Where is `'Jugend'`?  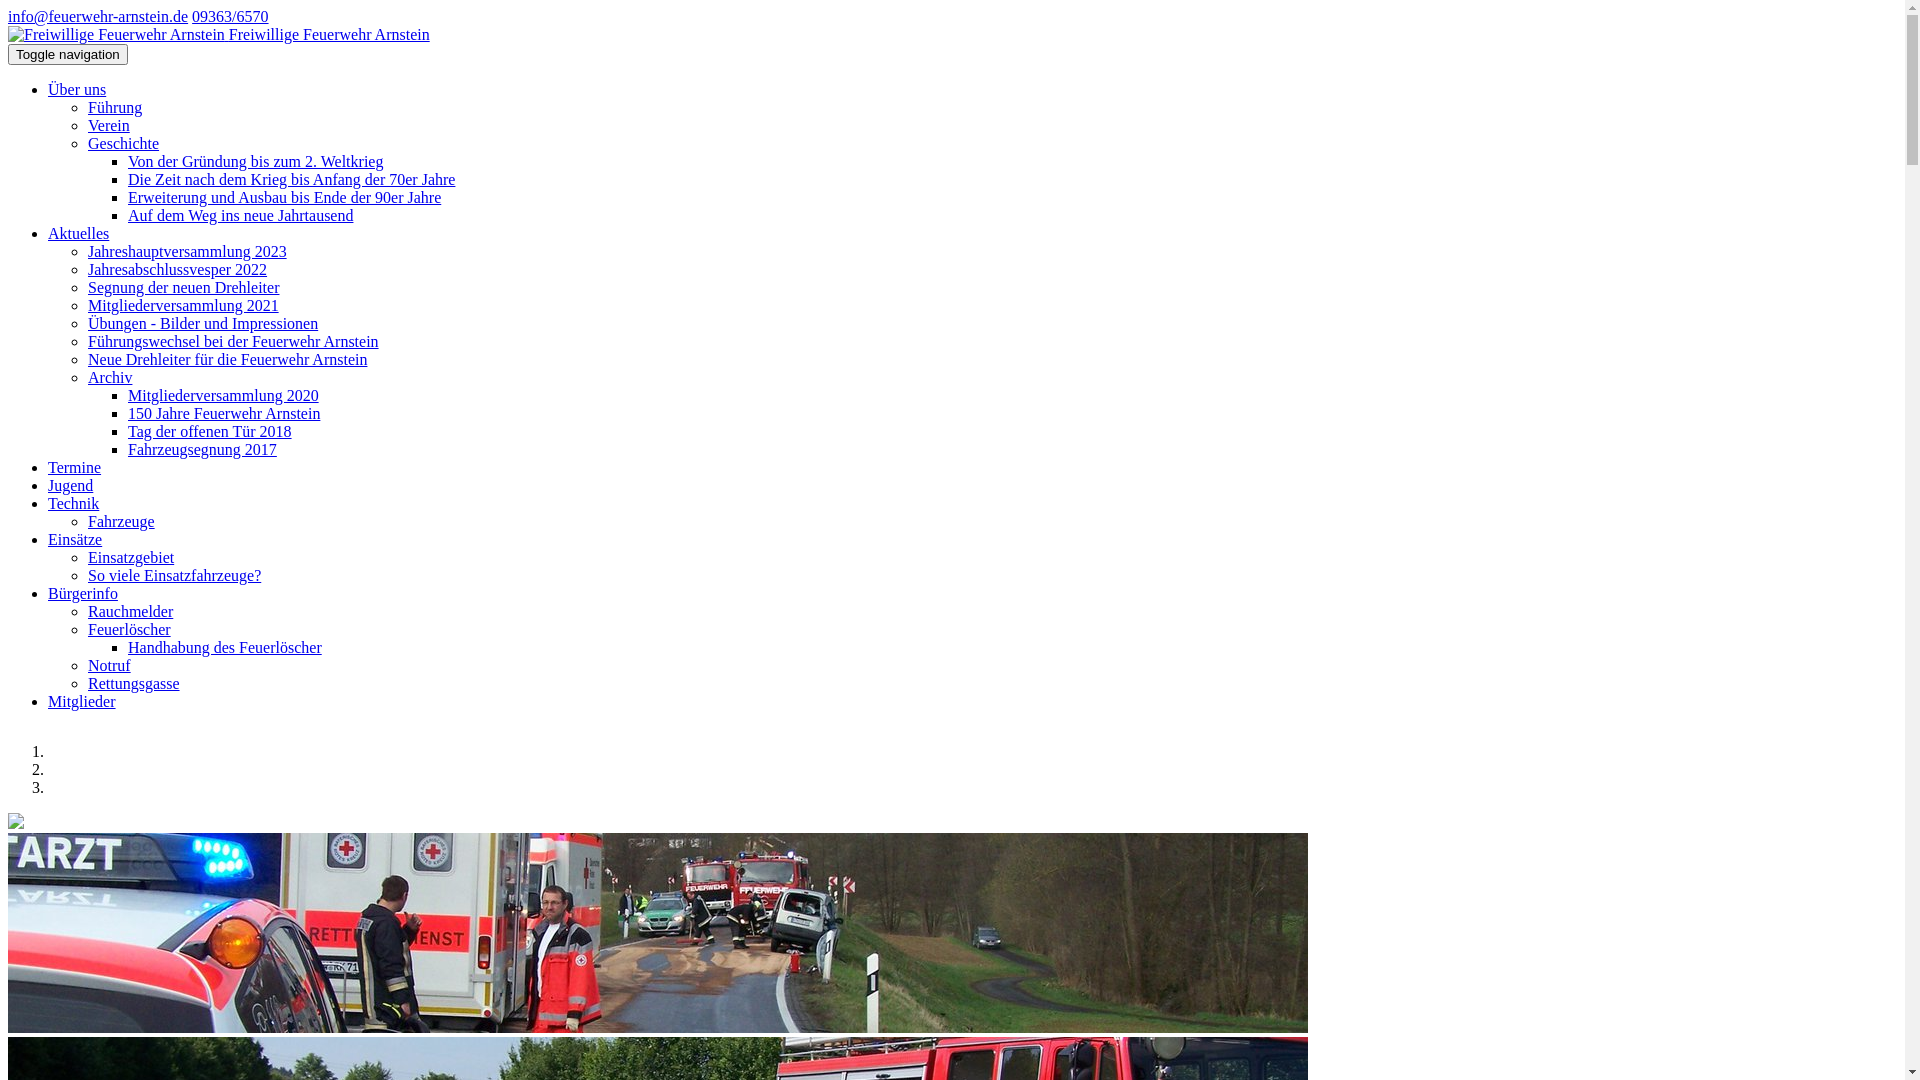 'Jugend' is located at coordinates (70, 485).